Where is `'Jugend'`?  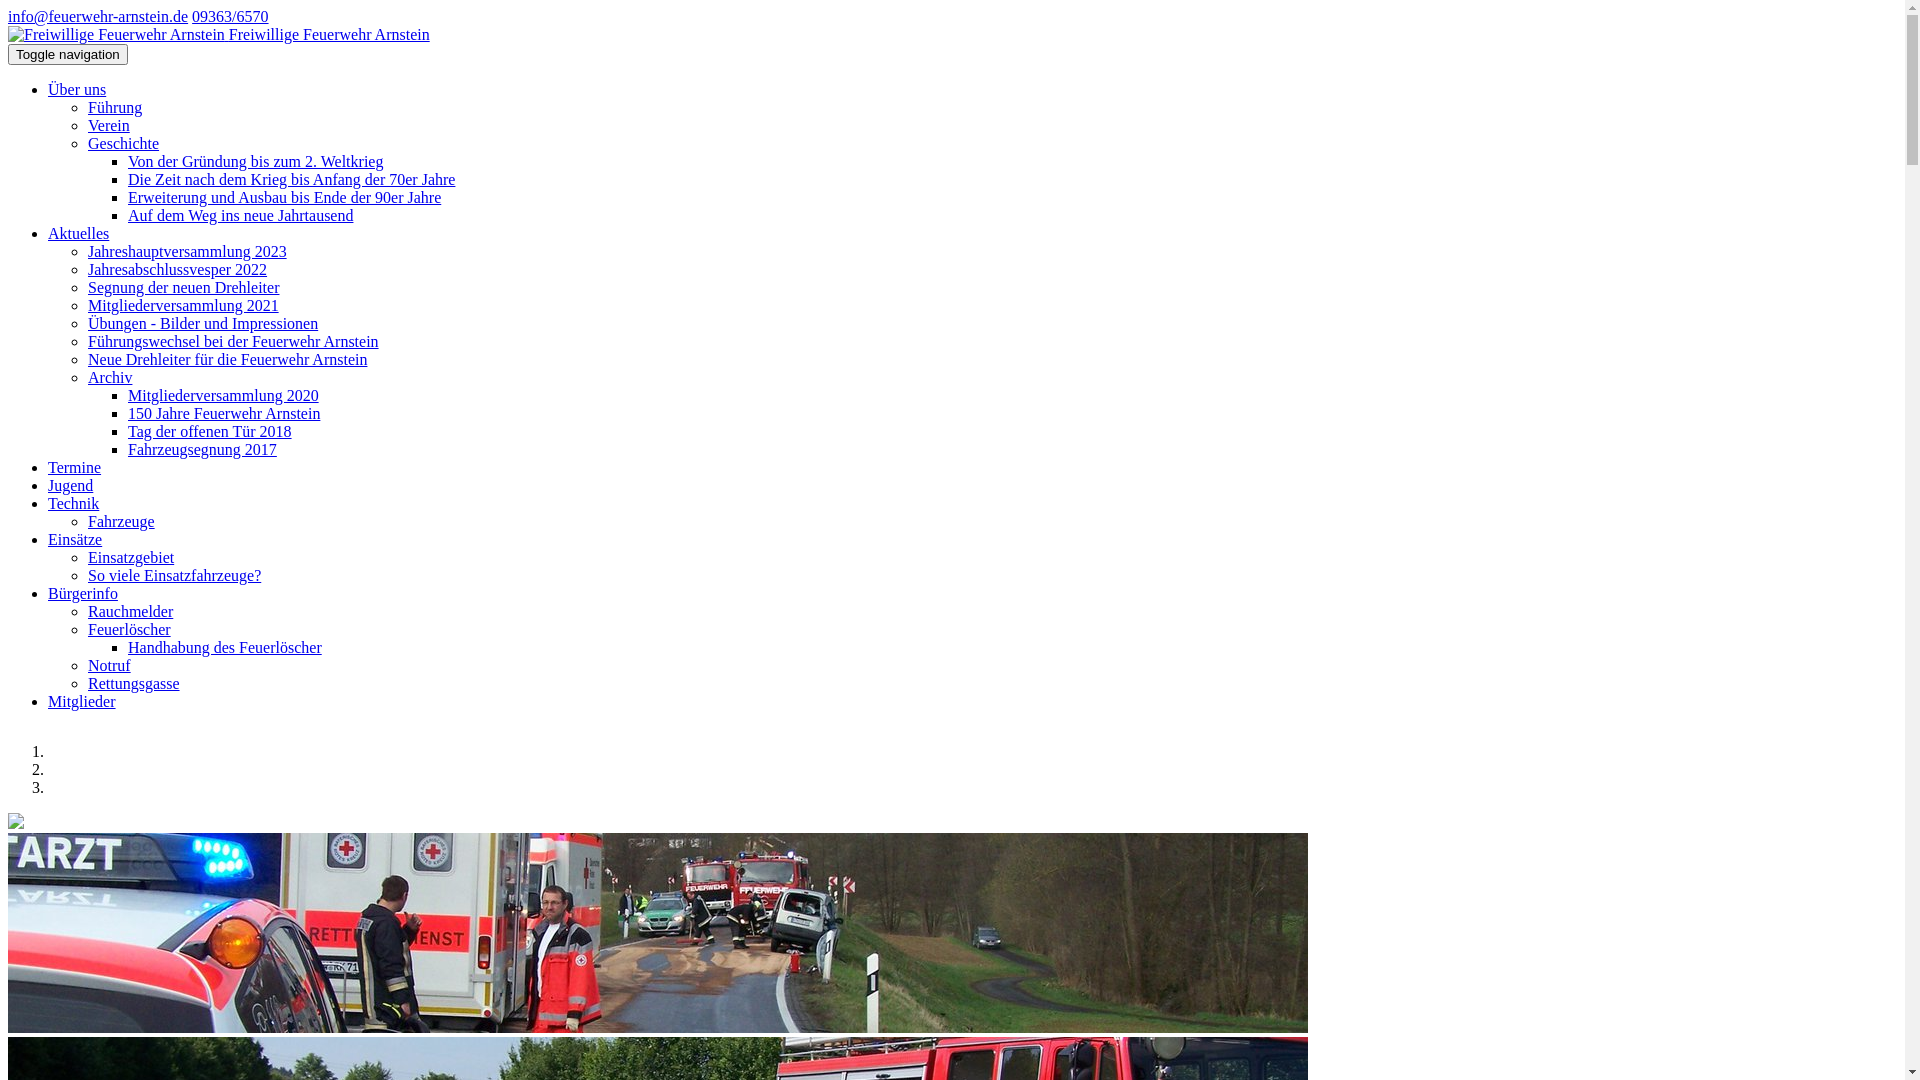 'Jugend' is located at coordinates (70, 485).